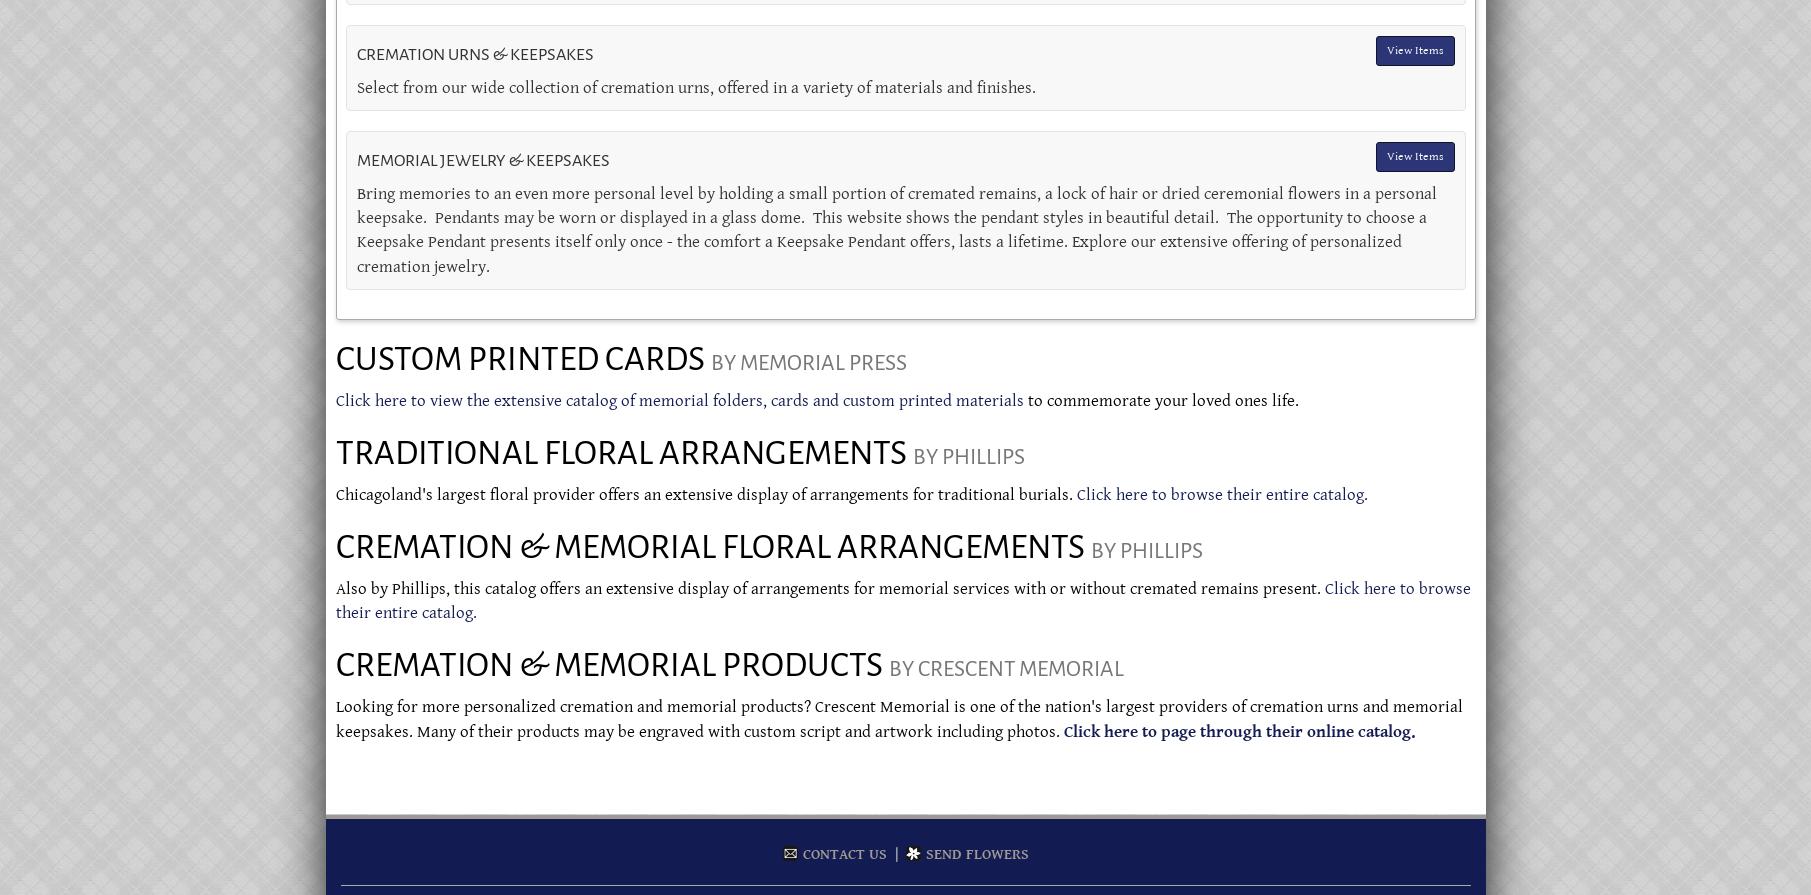 The image size is (1811, 895). What do you see at coordinates (975, 852) in the screenshot?
I see `'Send Flowers'` at bounding box center [975, 852].